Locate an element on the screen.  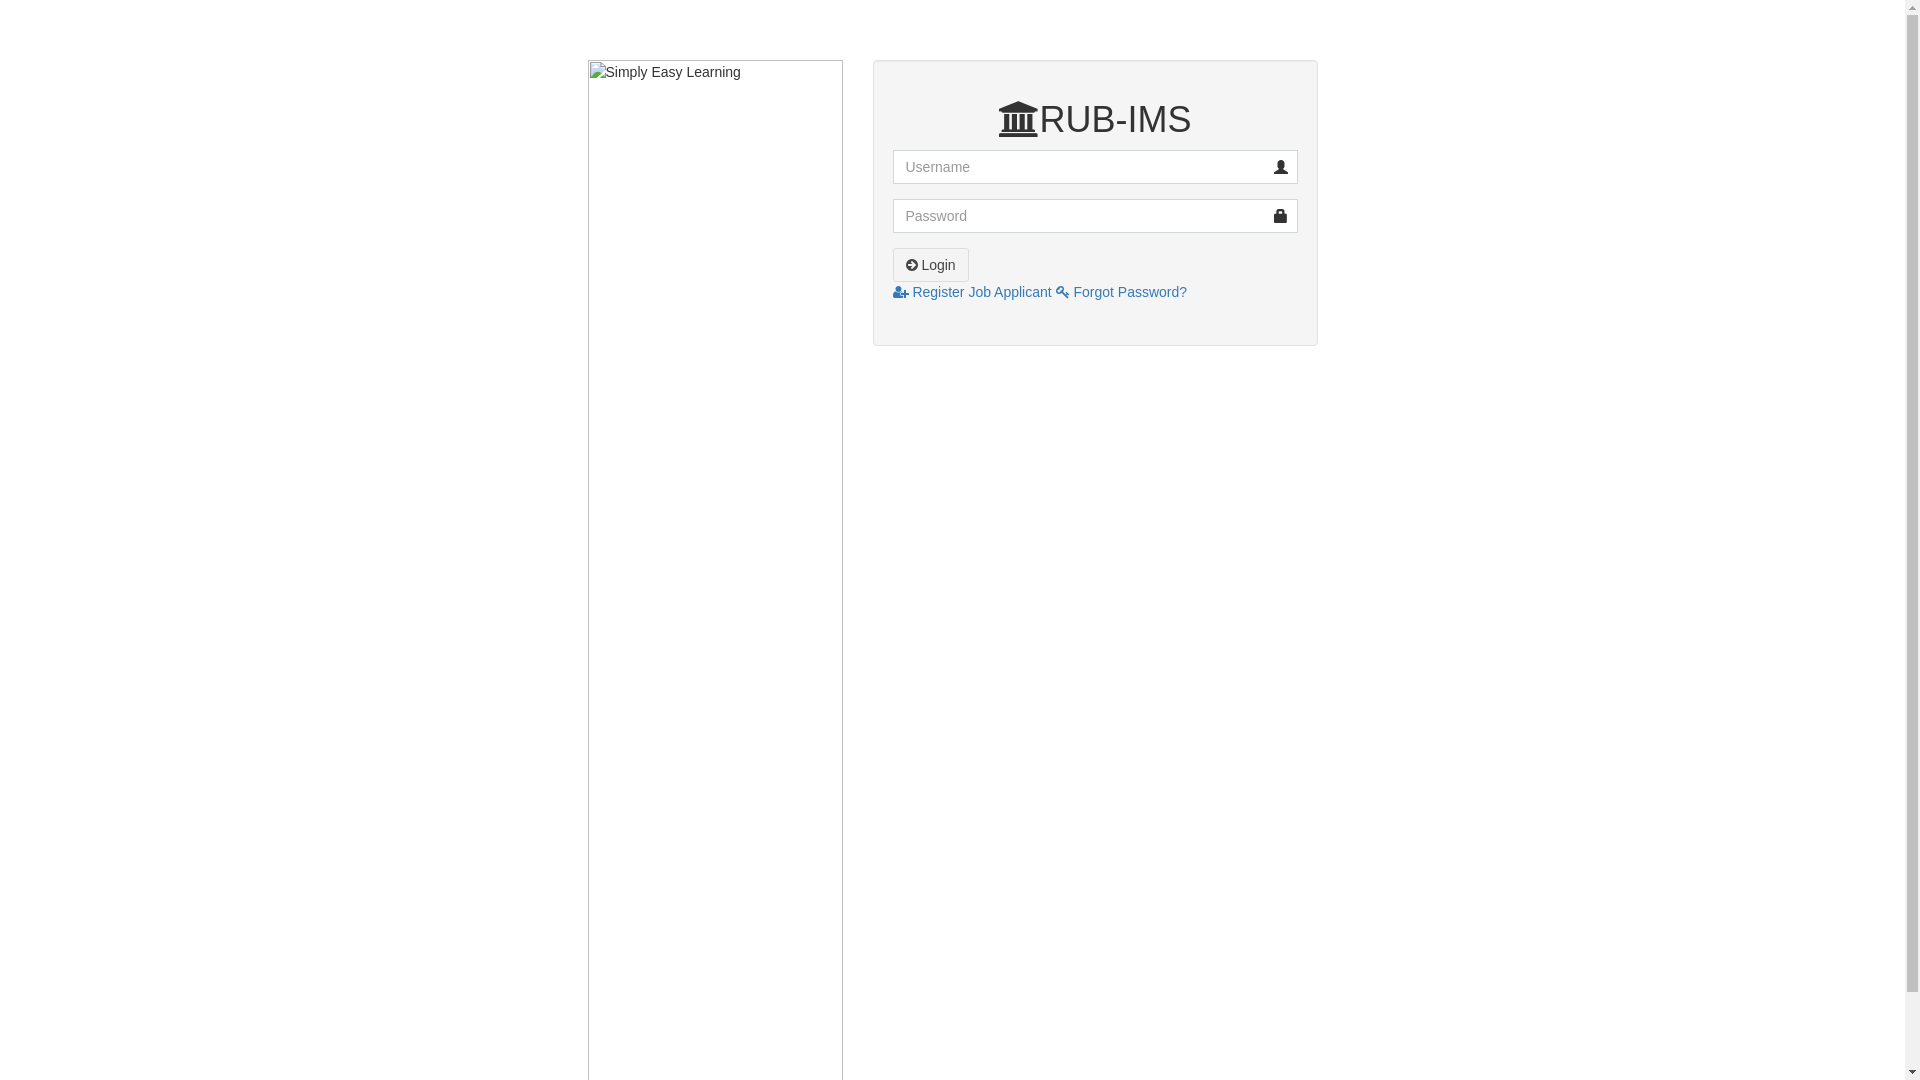
'Login' is located at coordinates (891, 264).